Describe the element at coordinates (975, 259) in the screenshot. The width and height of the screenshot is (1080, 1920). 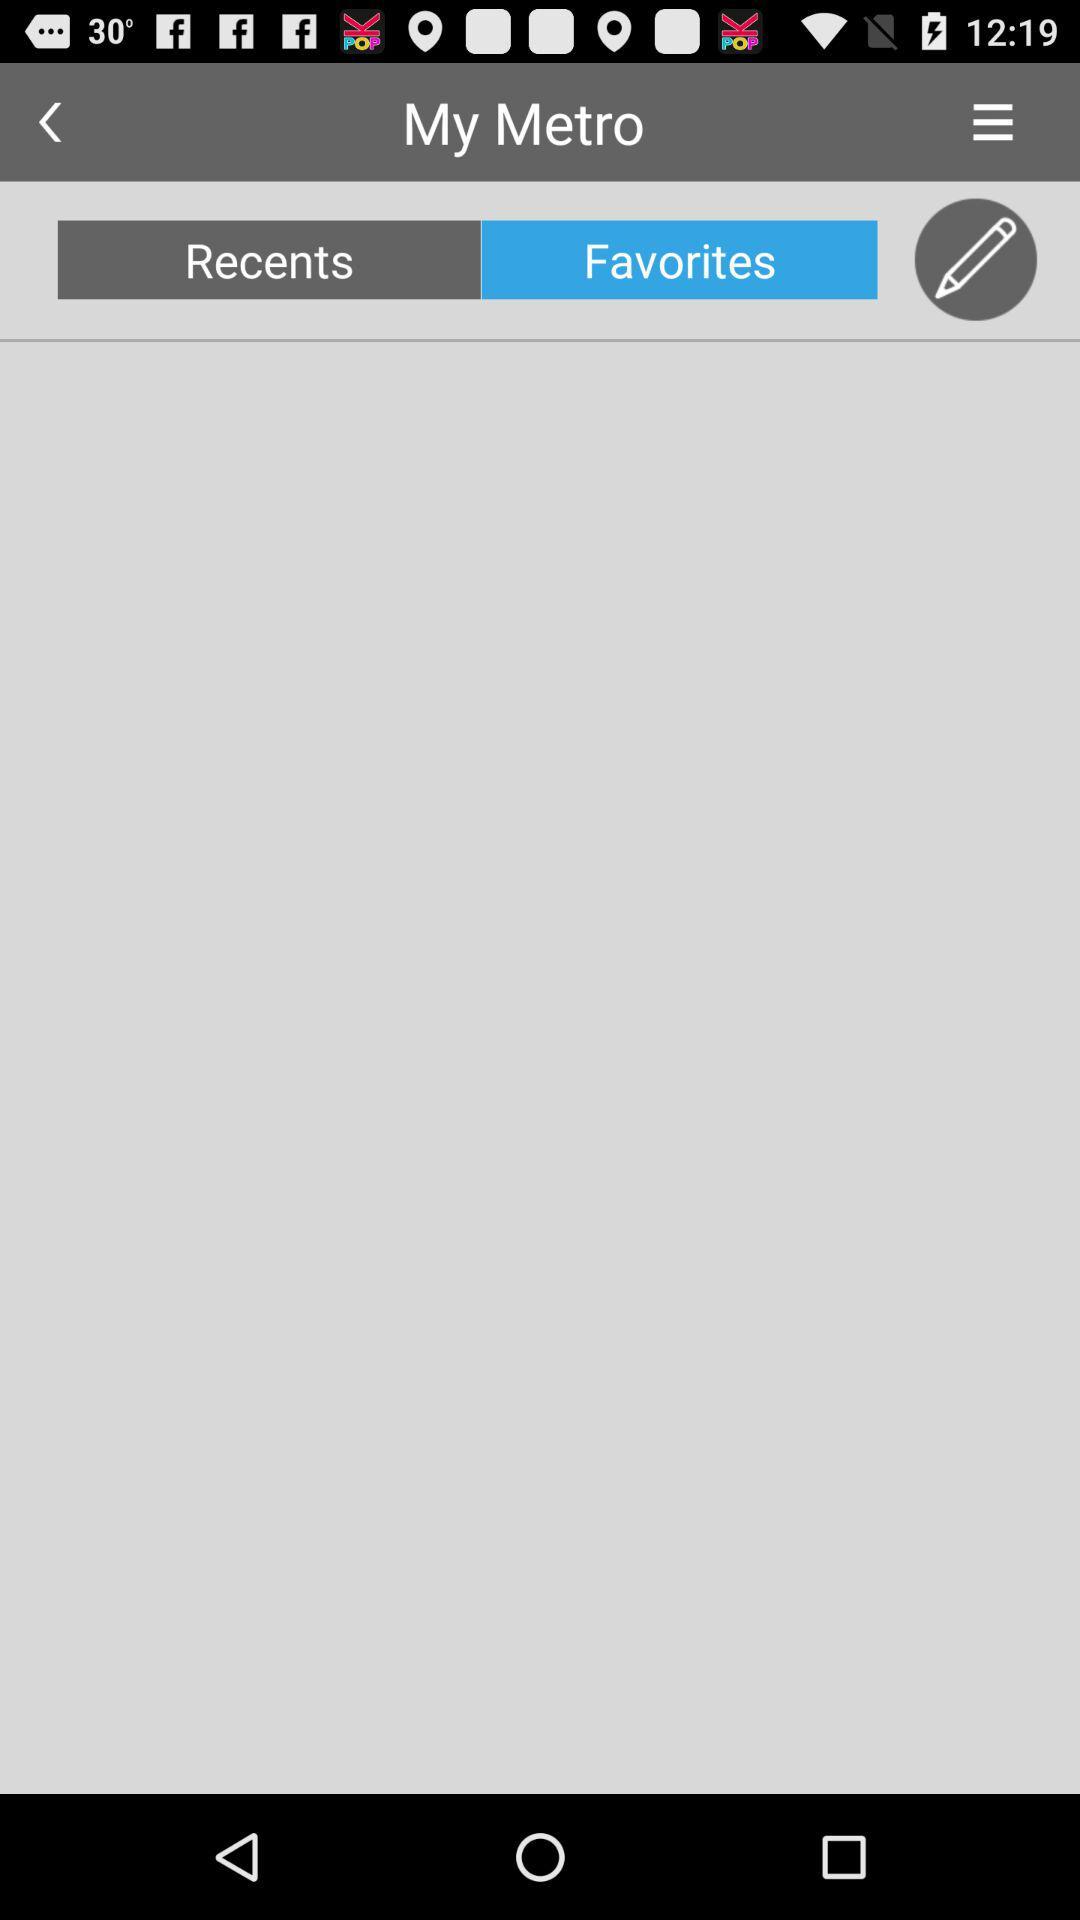
I see `item next to the favorites app` at that location.